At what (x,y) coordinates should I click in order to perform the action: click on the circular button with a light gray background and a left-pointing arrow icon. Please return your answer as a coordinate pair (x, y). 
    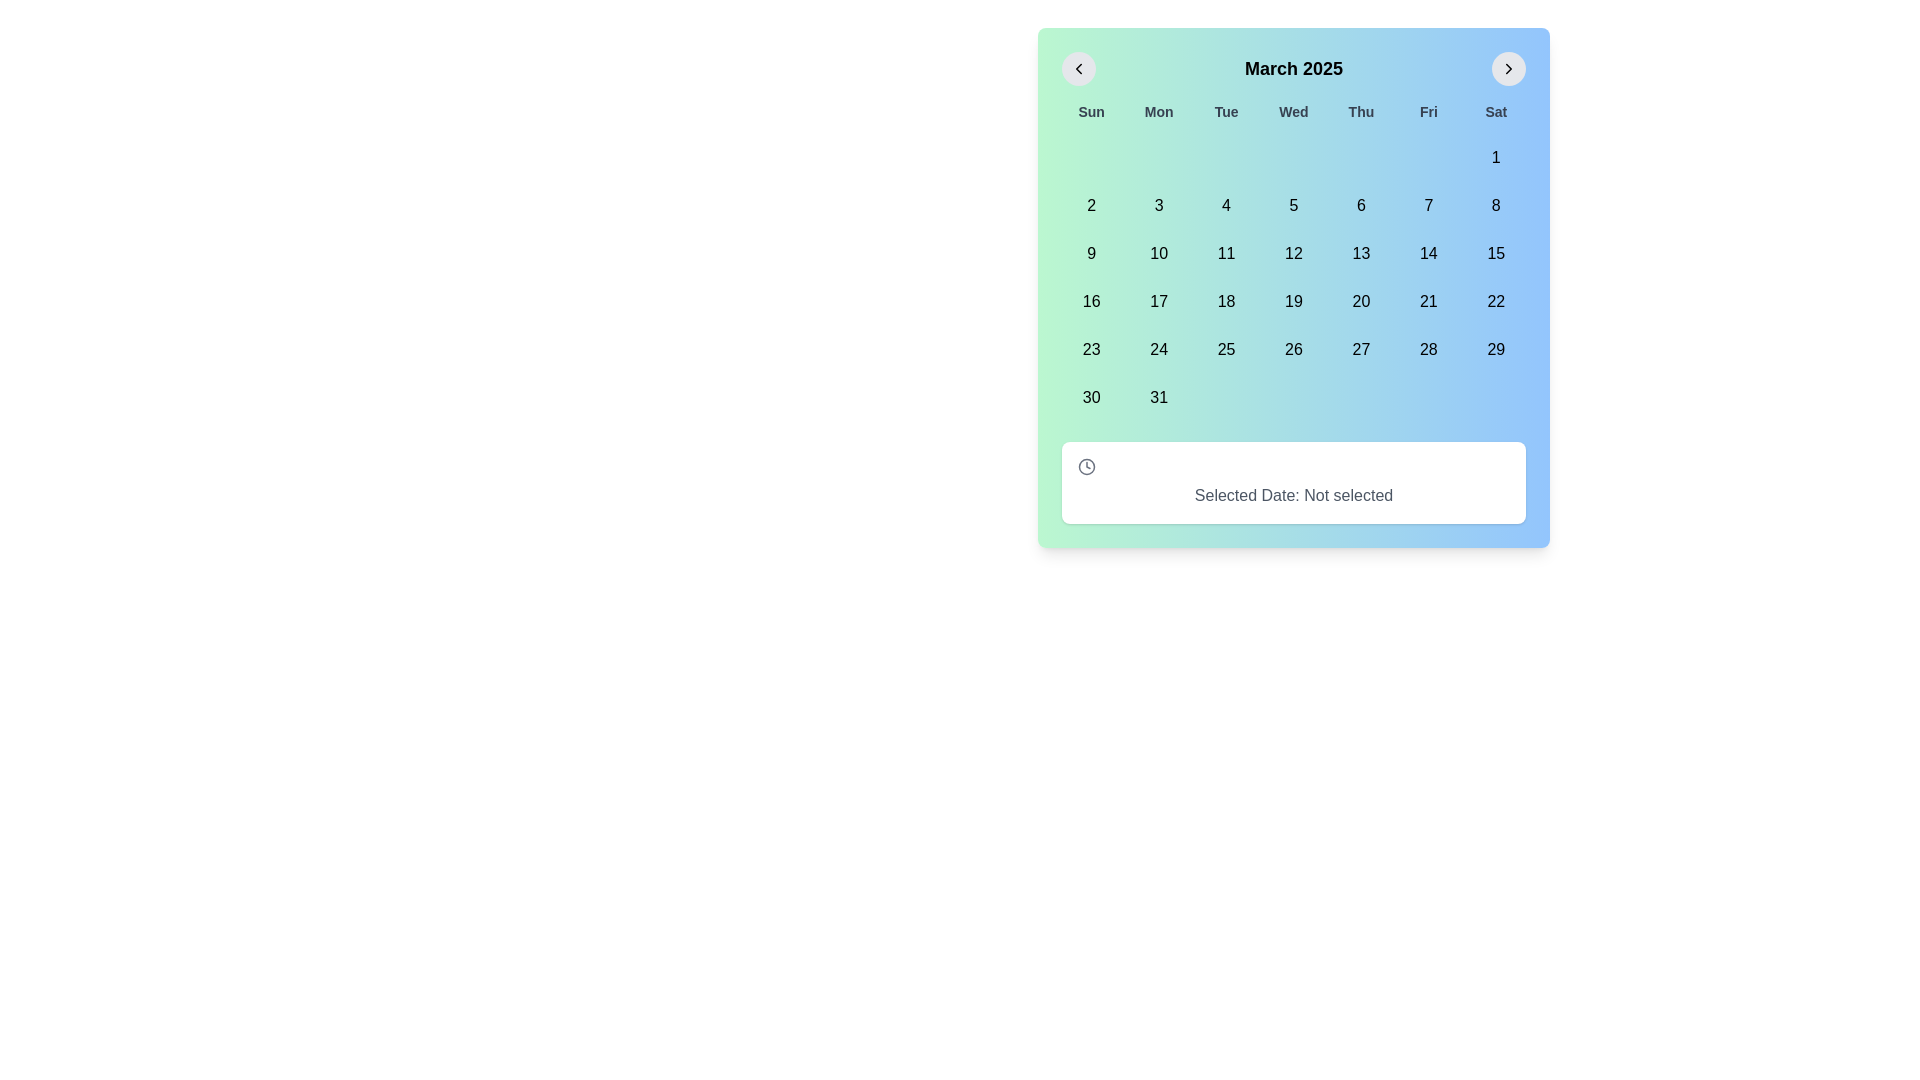
    Looking at the image, I should click on (1078, 68).